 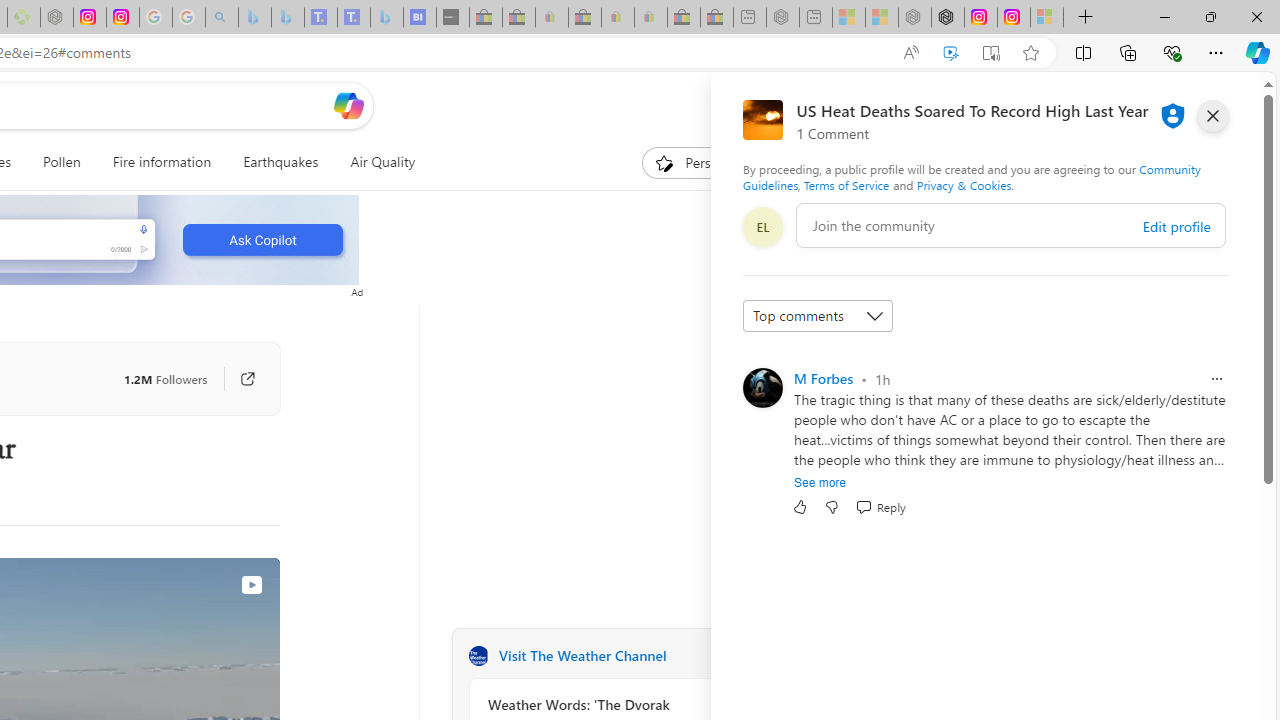 I want to click on 'View on Watch View on Watch', so click(x=205, y=585).